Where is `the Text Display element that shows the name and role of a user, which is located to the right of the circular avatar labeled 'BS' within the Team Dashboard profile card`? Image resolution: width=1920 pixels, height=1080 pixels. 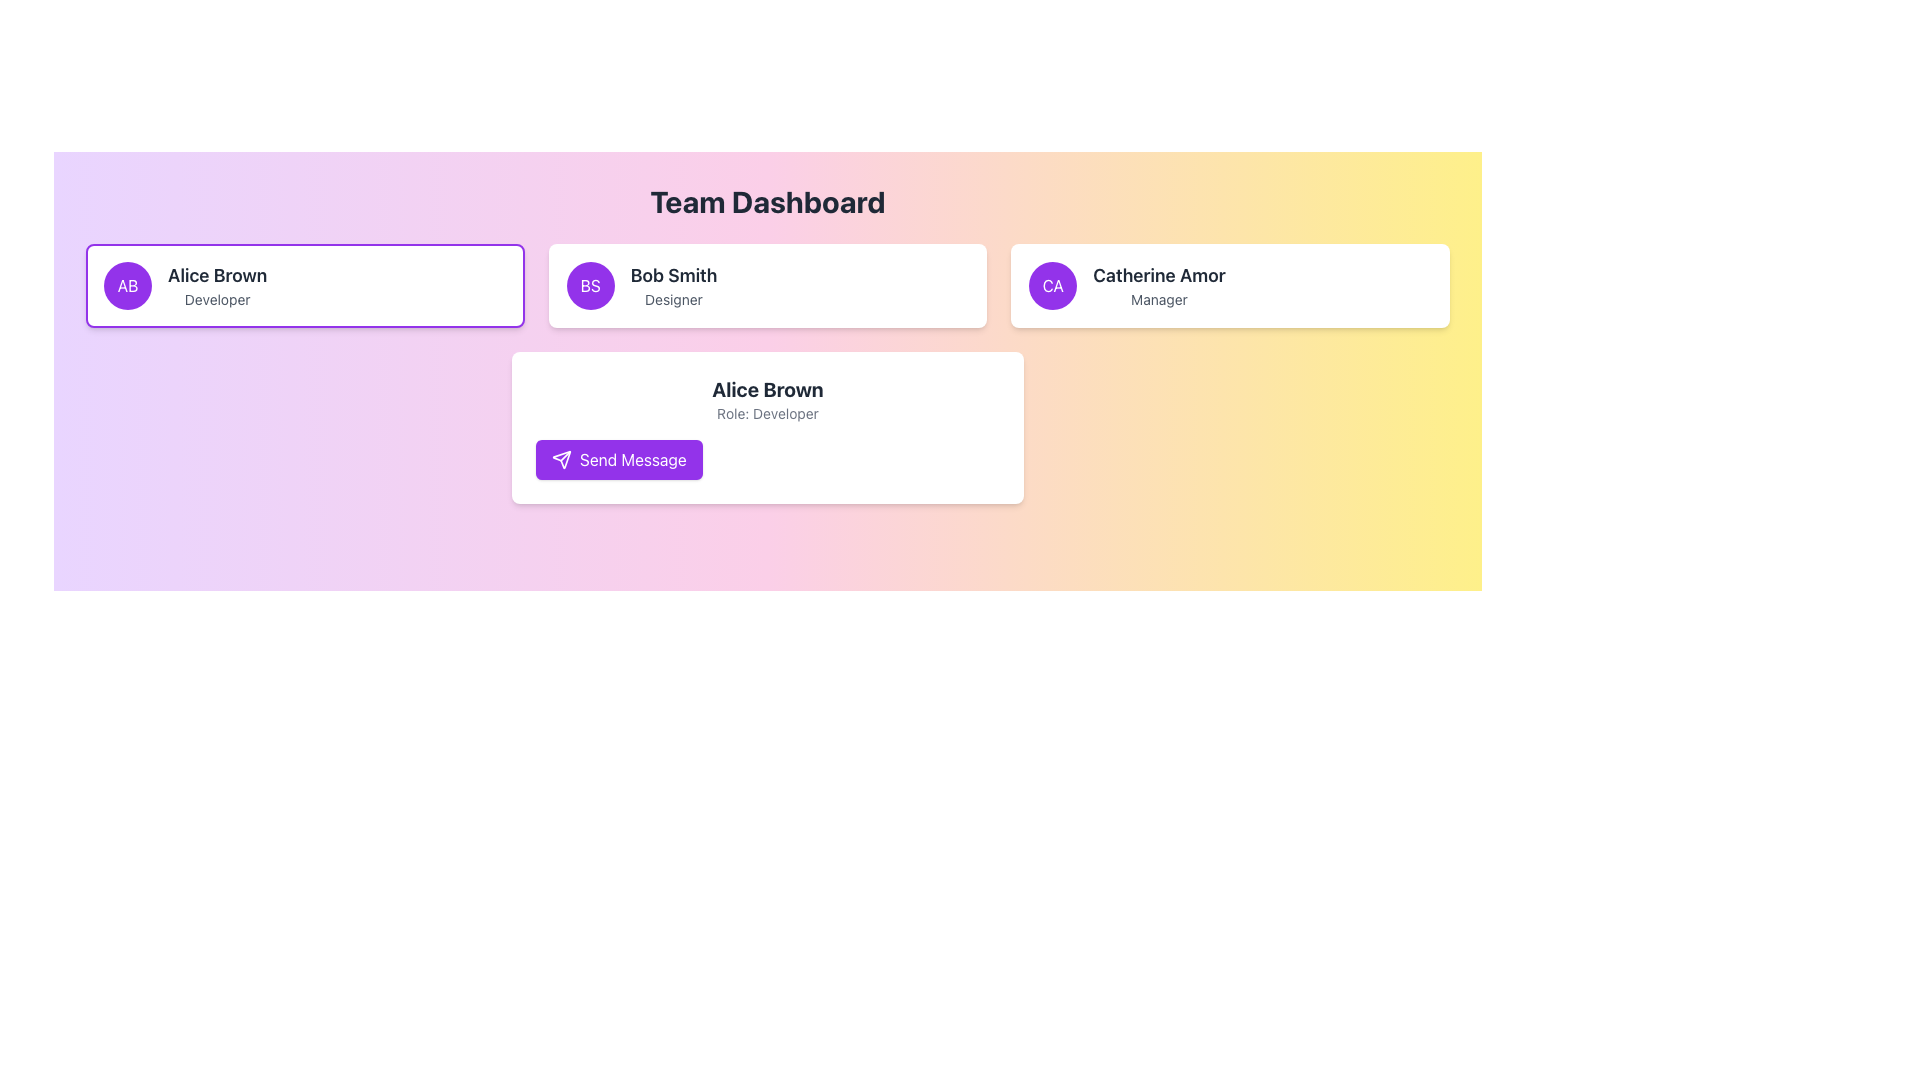 the Text Display element that shows the name and role of a user, which is located to the right of the circular avatar labeled 'BS' within the Team Dashboard profile card is located at coordinates (673, 285).